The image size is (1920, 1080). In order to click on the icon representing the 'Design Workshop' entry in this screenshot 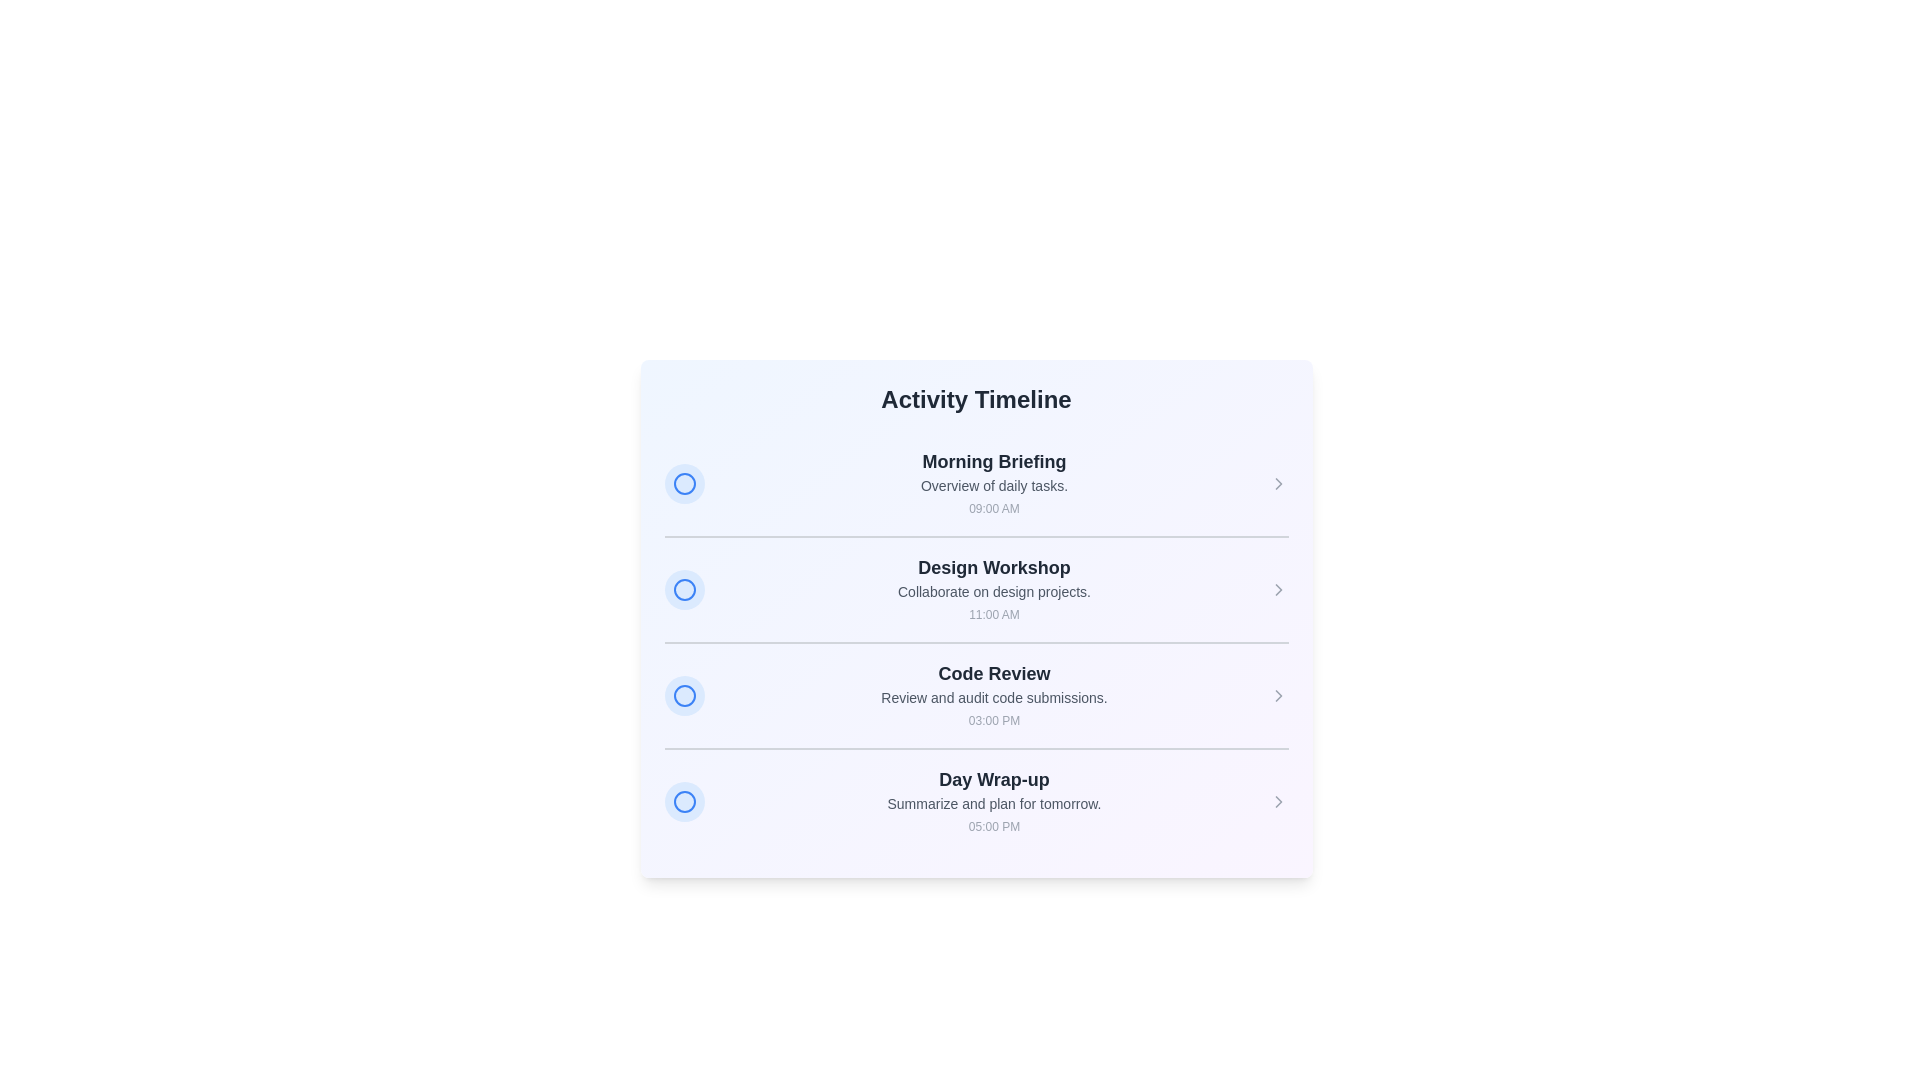, I will do `click(684, 589)`.